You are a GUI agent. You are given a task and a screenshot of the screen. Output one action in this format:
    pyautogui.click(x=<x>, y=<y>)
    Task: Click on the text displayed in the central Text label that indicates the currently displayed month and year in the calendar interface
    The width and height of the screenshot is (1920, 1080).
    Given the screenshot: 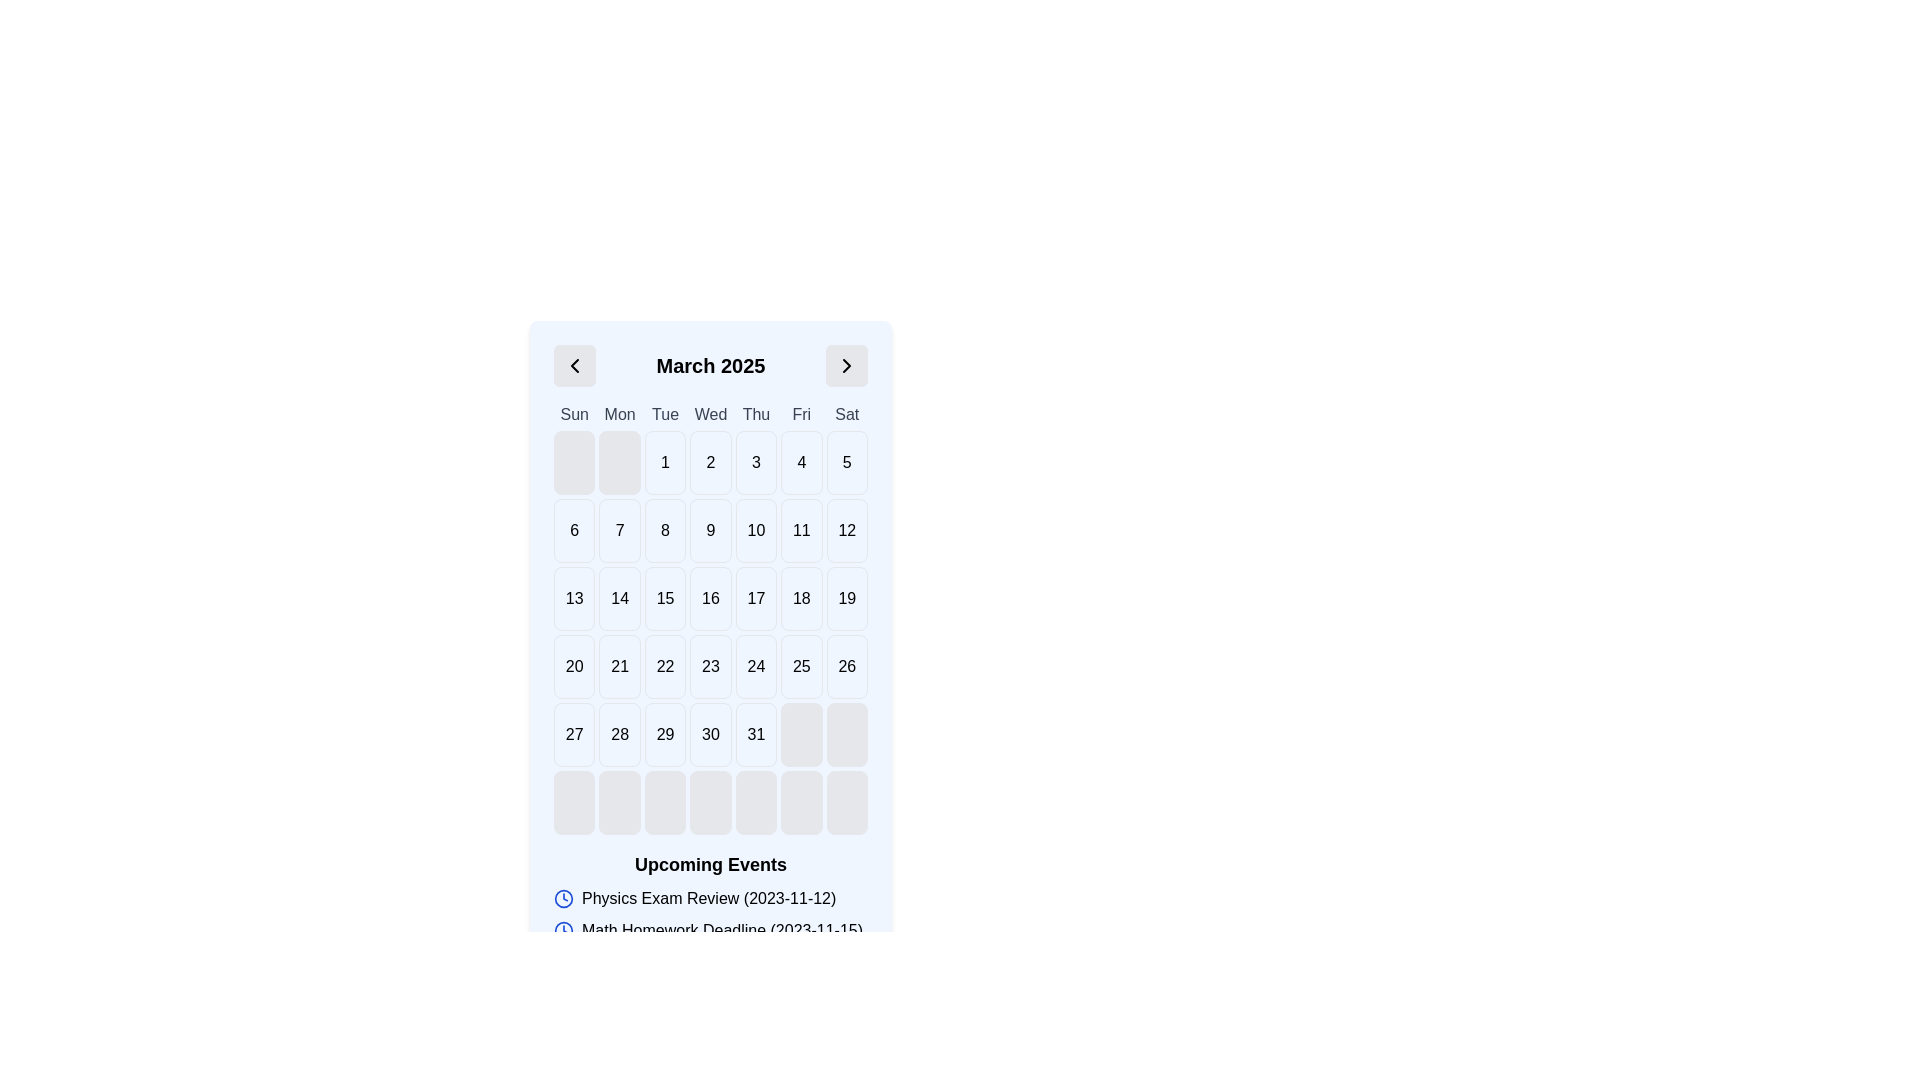 What is the action you would take?
    pyautogui.click(x=710, y=366)
    